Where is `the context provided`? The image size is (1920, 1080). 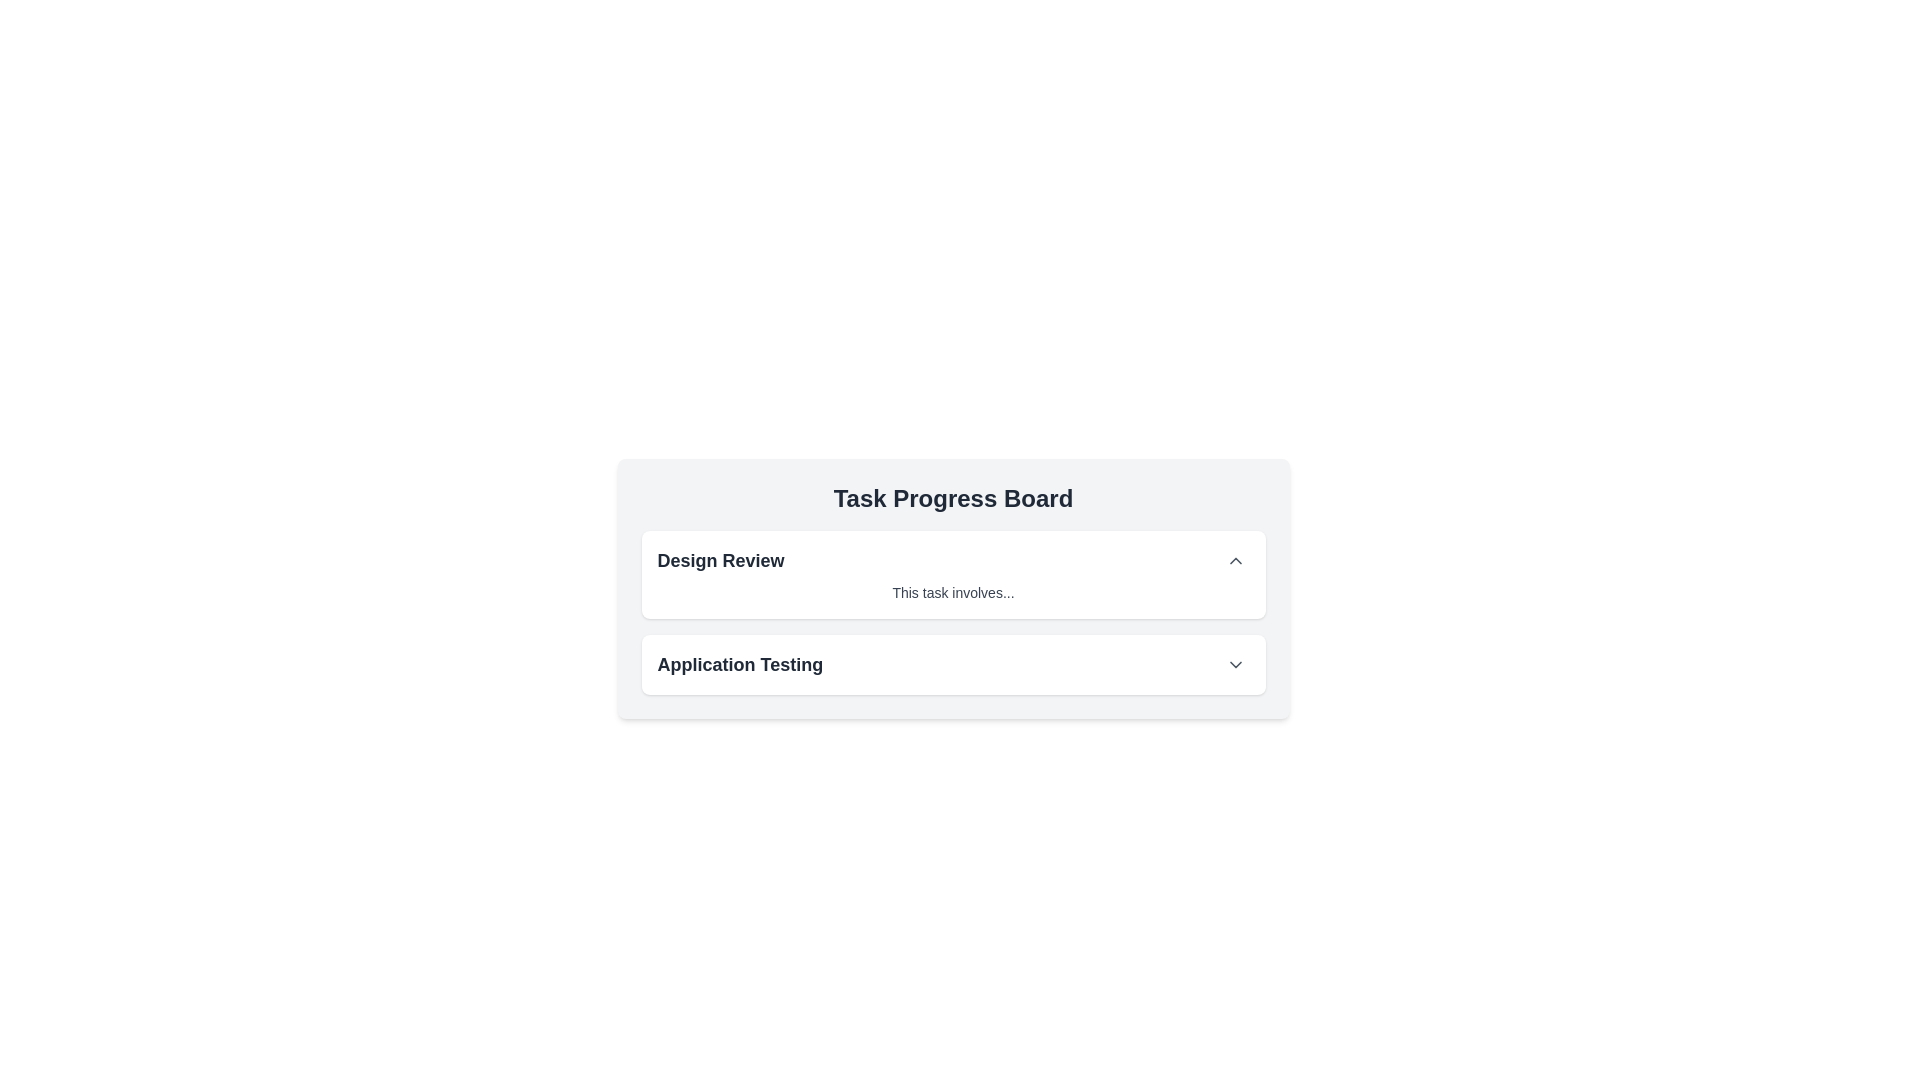
the context provided is located at coordinates (952, 497).